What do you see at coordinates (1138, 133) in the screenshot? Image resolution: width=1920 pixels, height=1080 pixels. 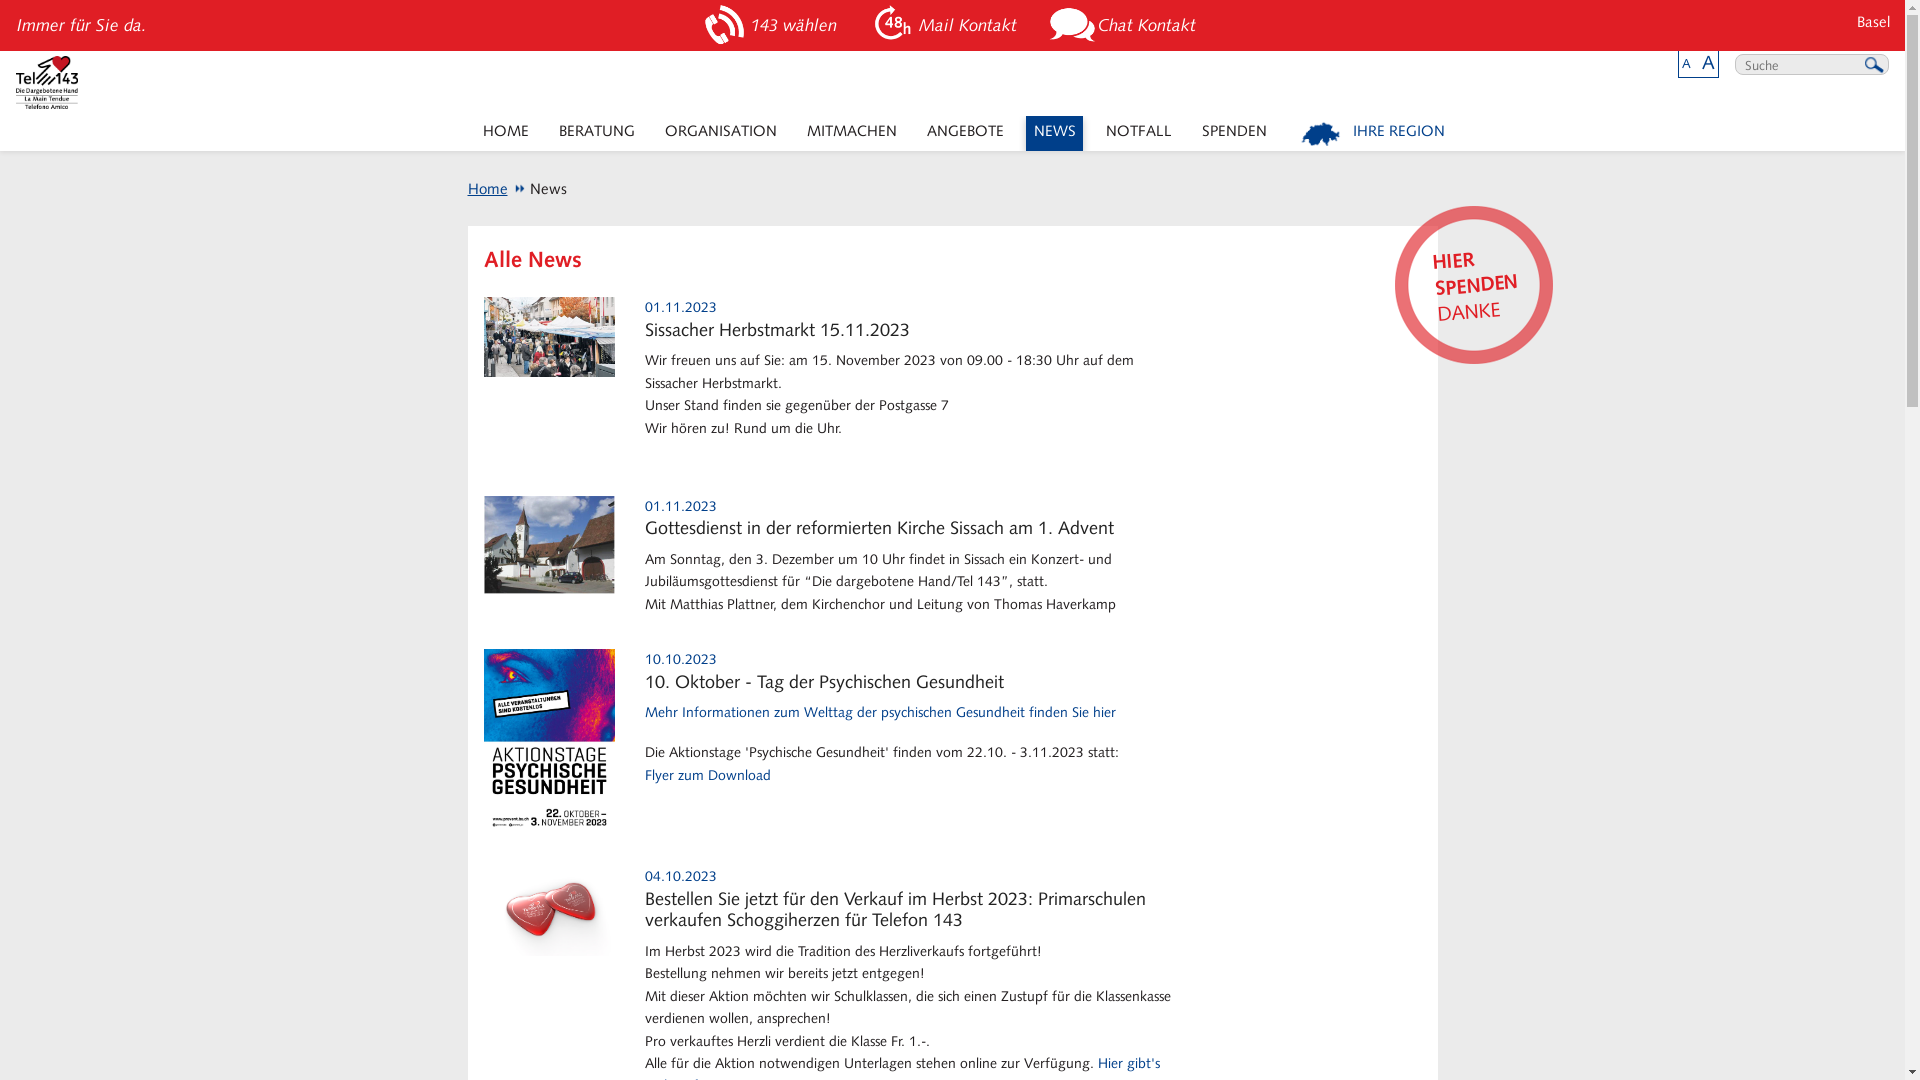 I see `'NOTFALL'` at bounding box center [1138, 133].